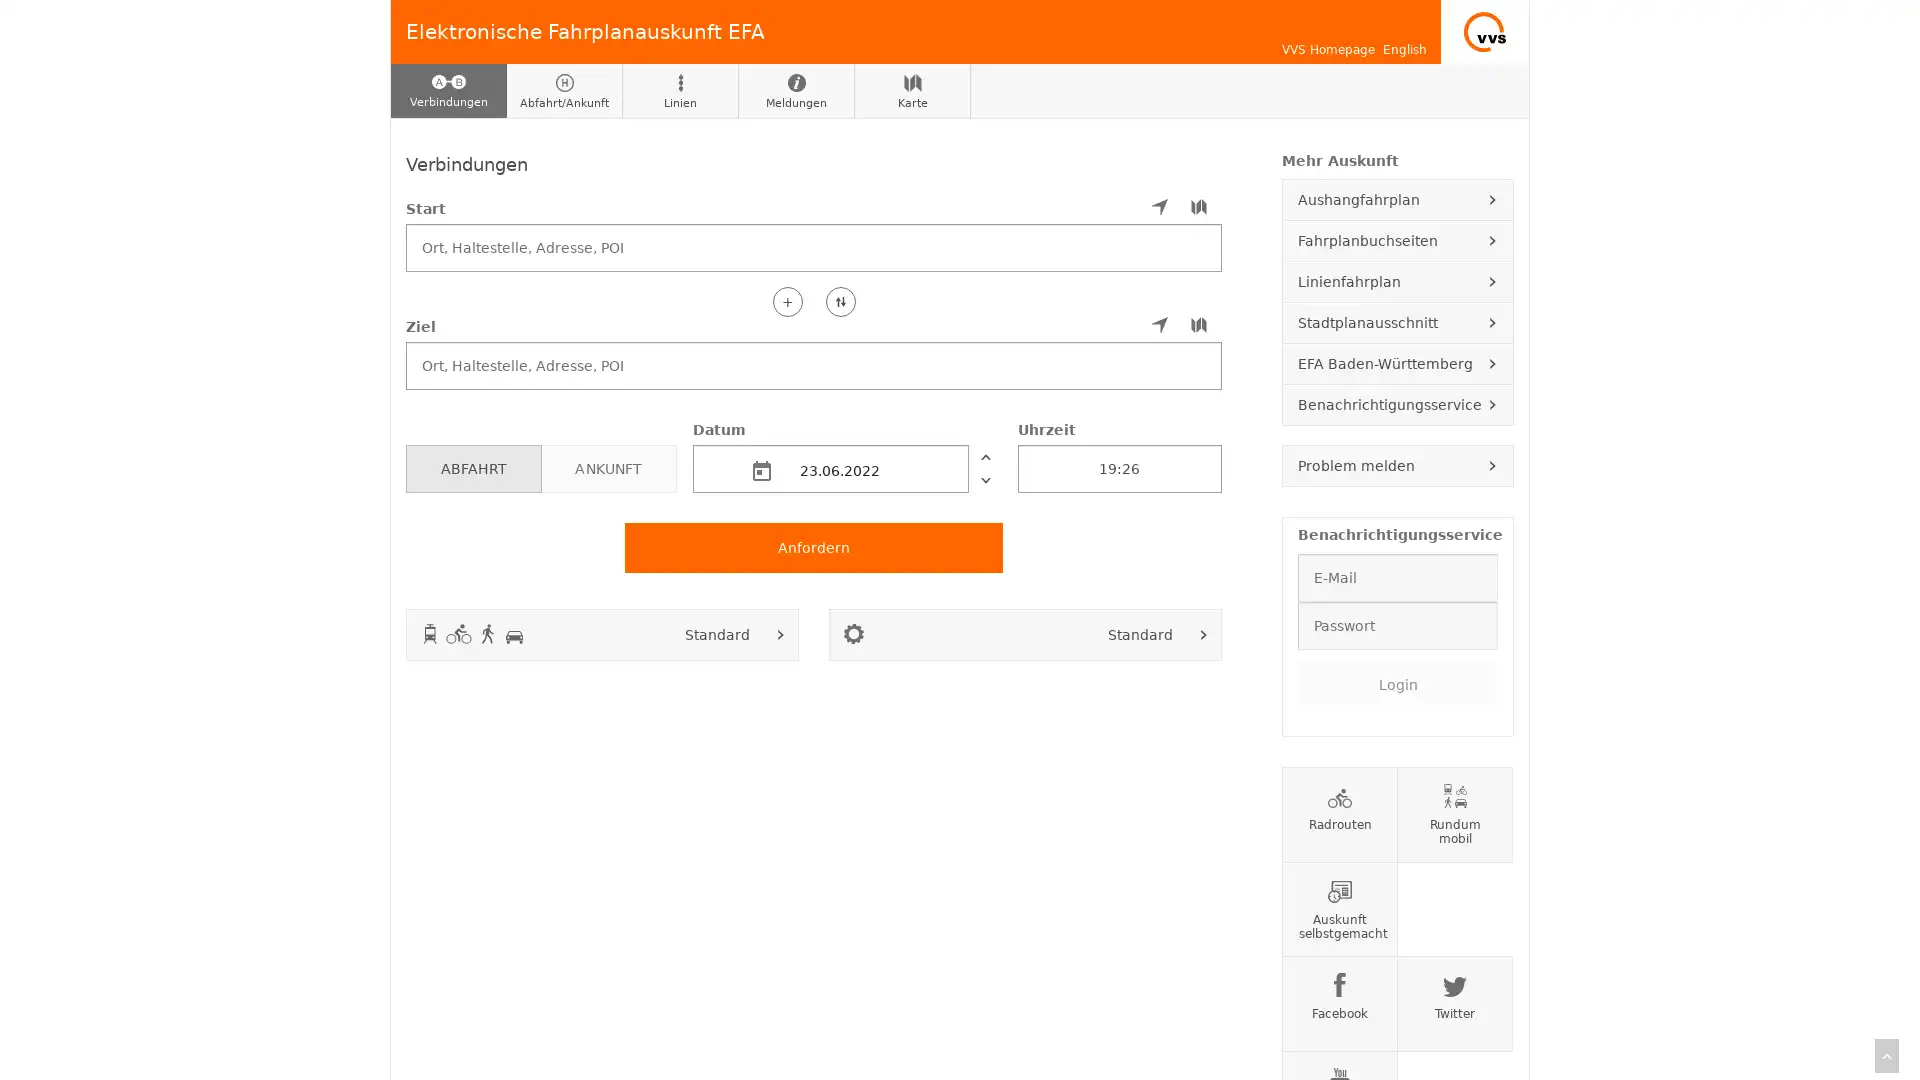 The image size is (1920, 1080). I want to click on Verbindungen, so click(448, 91).